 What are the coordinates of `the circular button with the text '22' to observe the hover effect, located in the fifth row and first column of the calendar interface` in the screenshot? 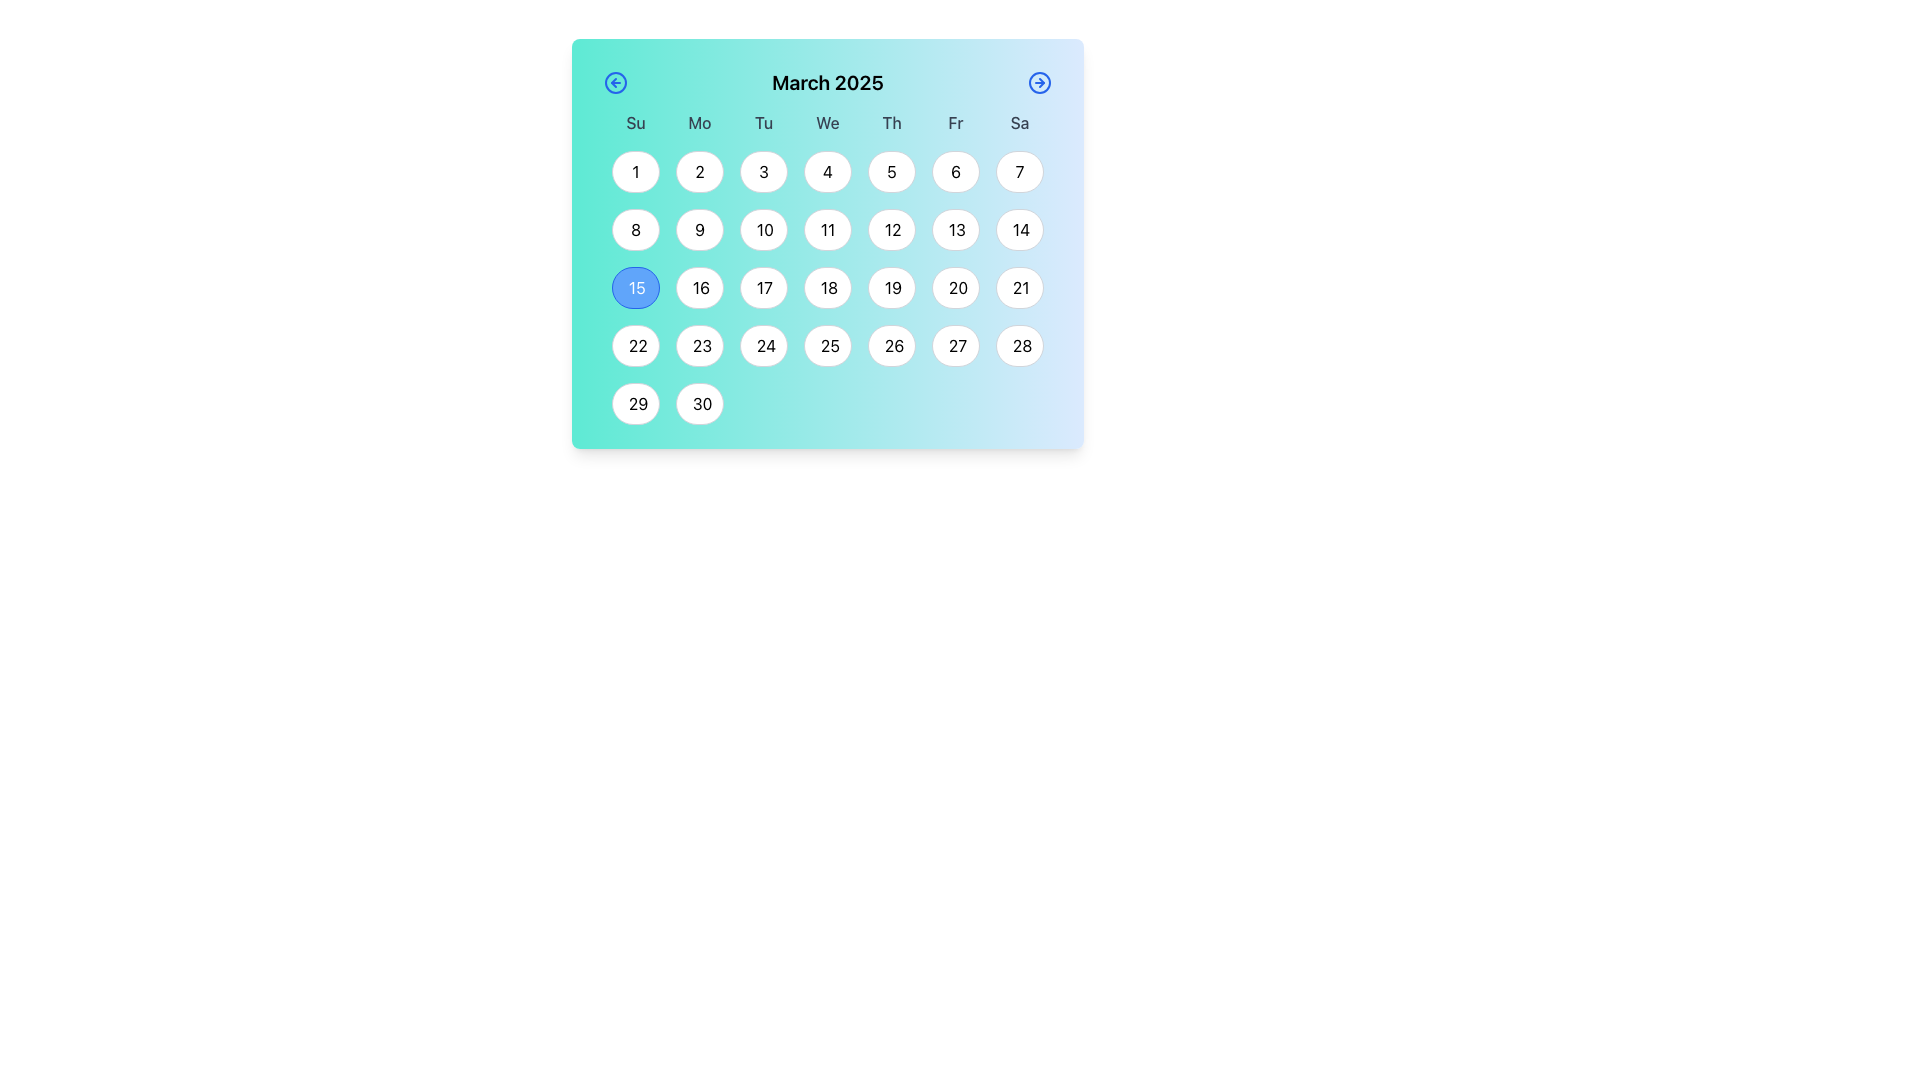 It's located at (634, 345).